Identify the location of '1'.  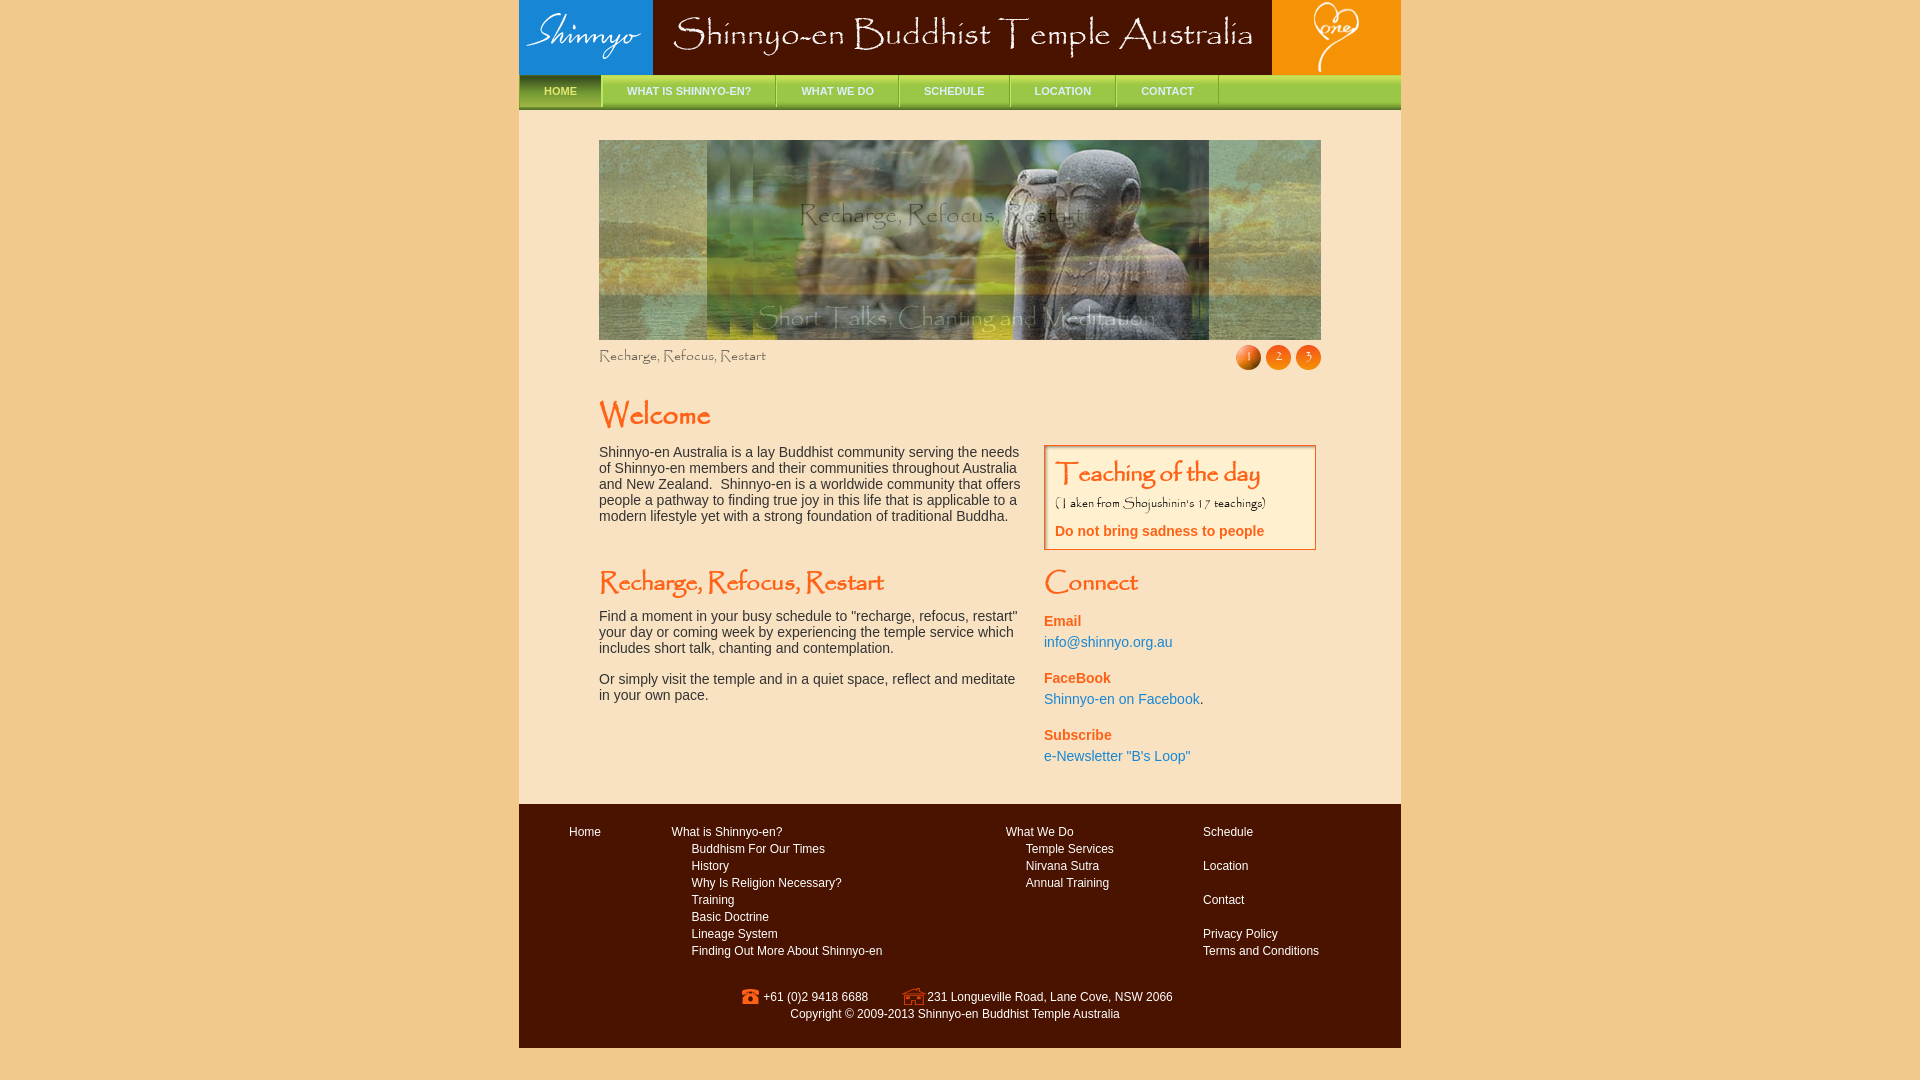
(1235, 356).